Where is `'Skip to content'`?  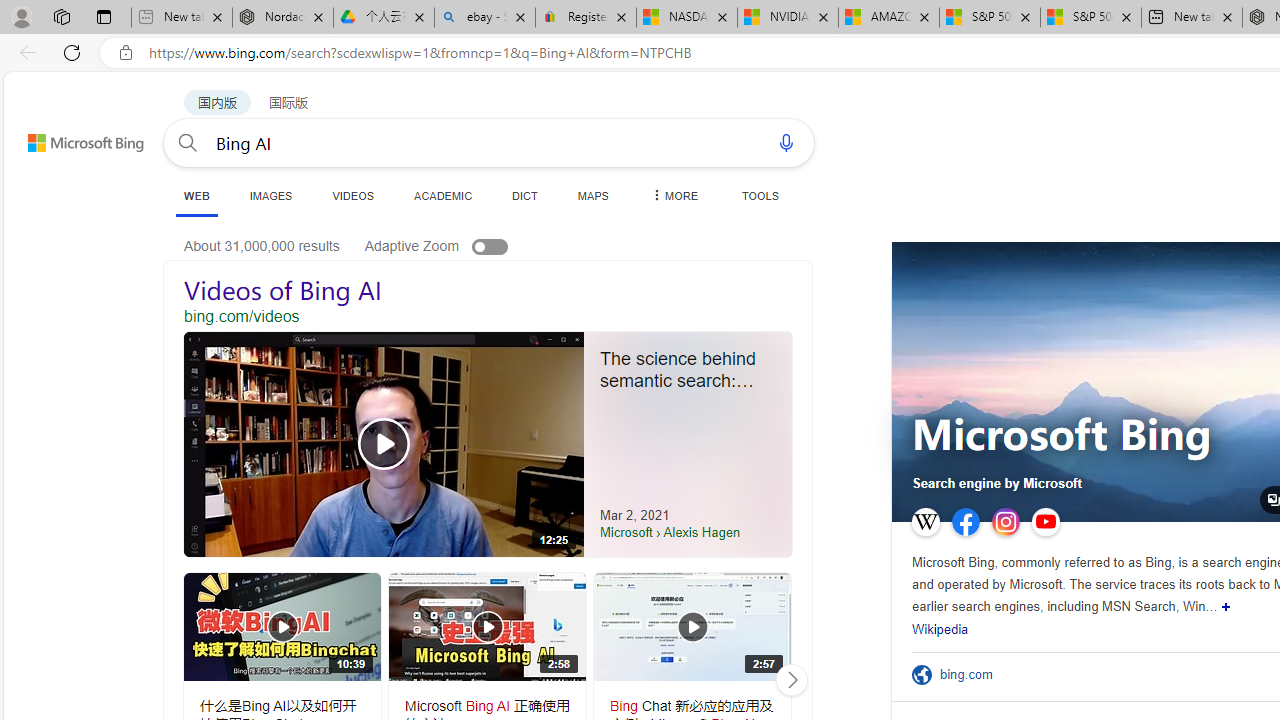
'Skip to content' is located at coordinates (64, 133).